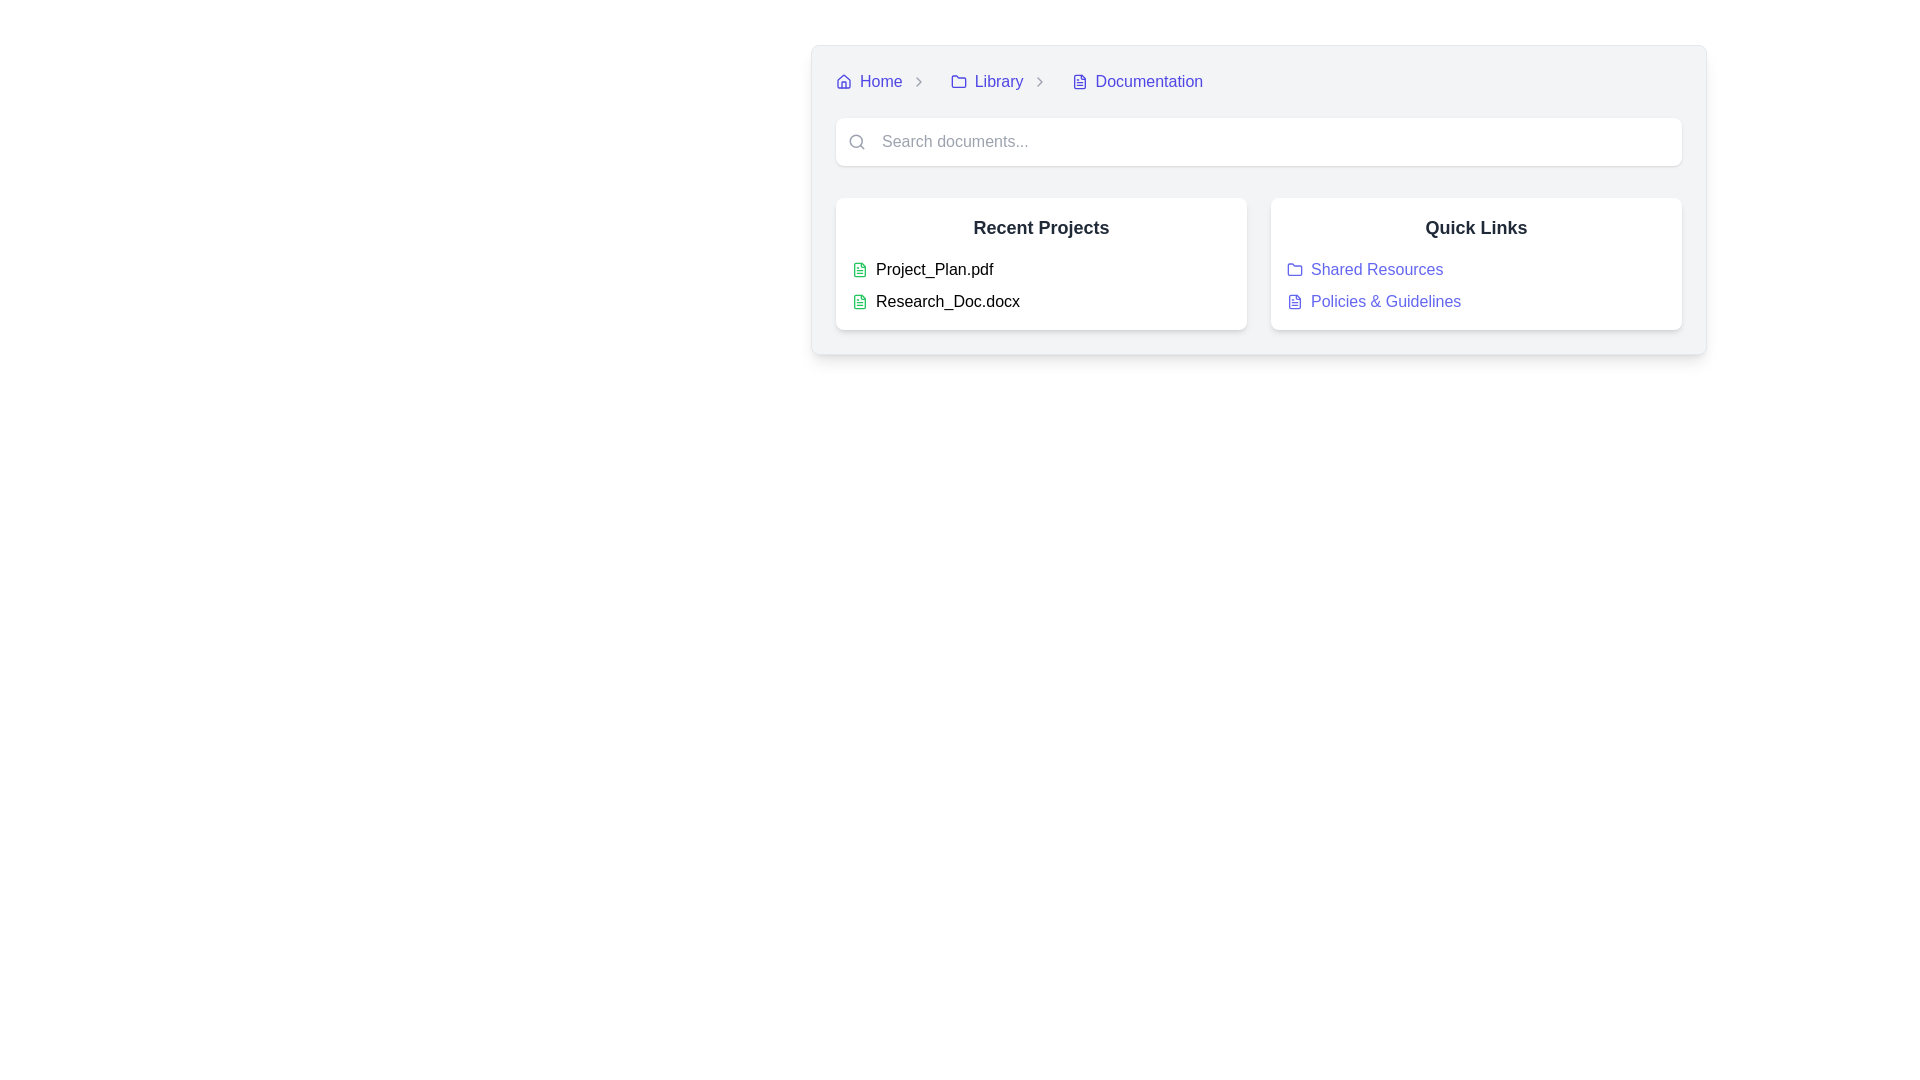 This screenshot has height=1080, width=1920. What do you see at coordinates (1295, 268) in the screenshot?
I see `the stylized folder icon located in the 'Quick Links' section, which is positioned to the left of the 'Shared Resources' link text` at bounding box center [1295, 268].